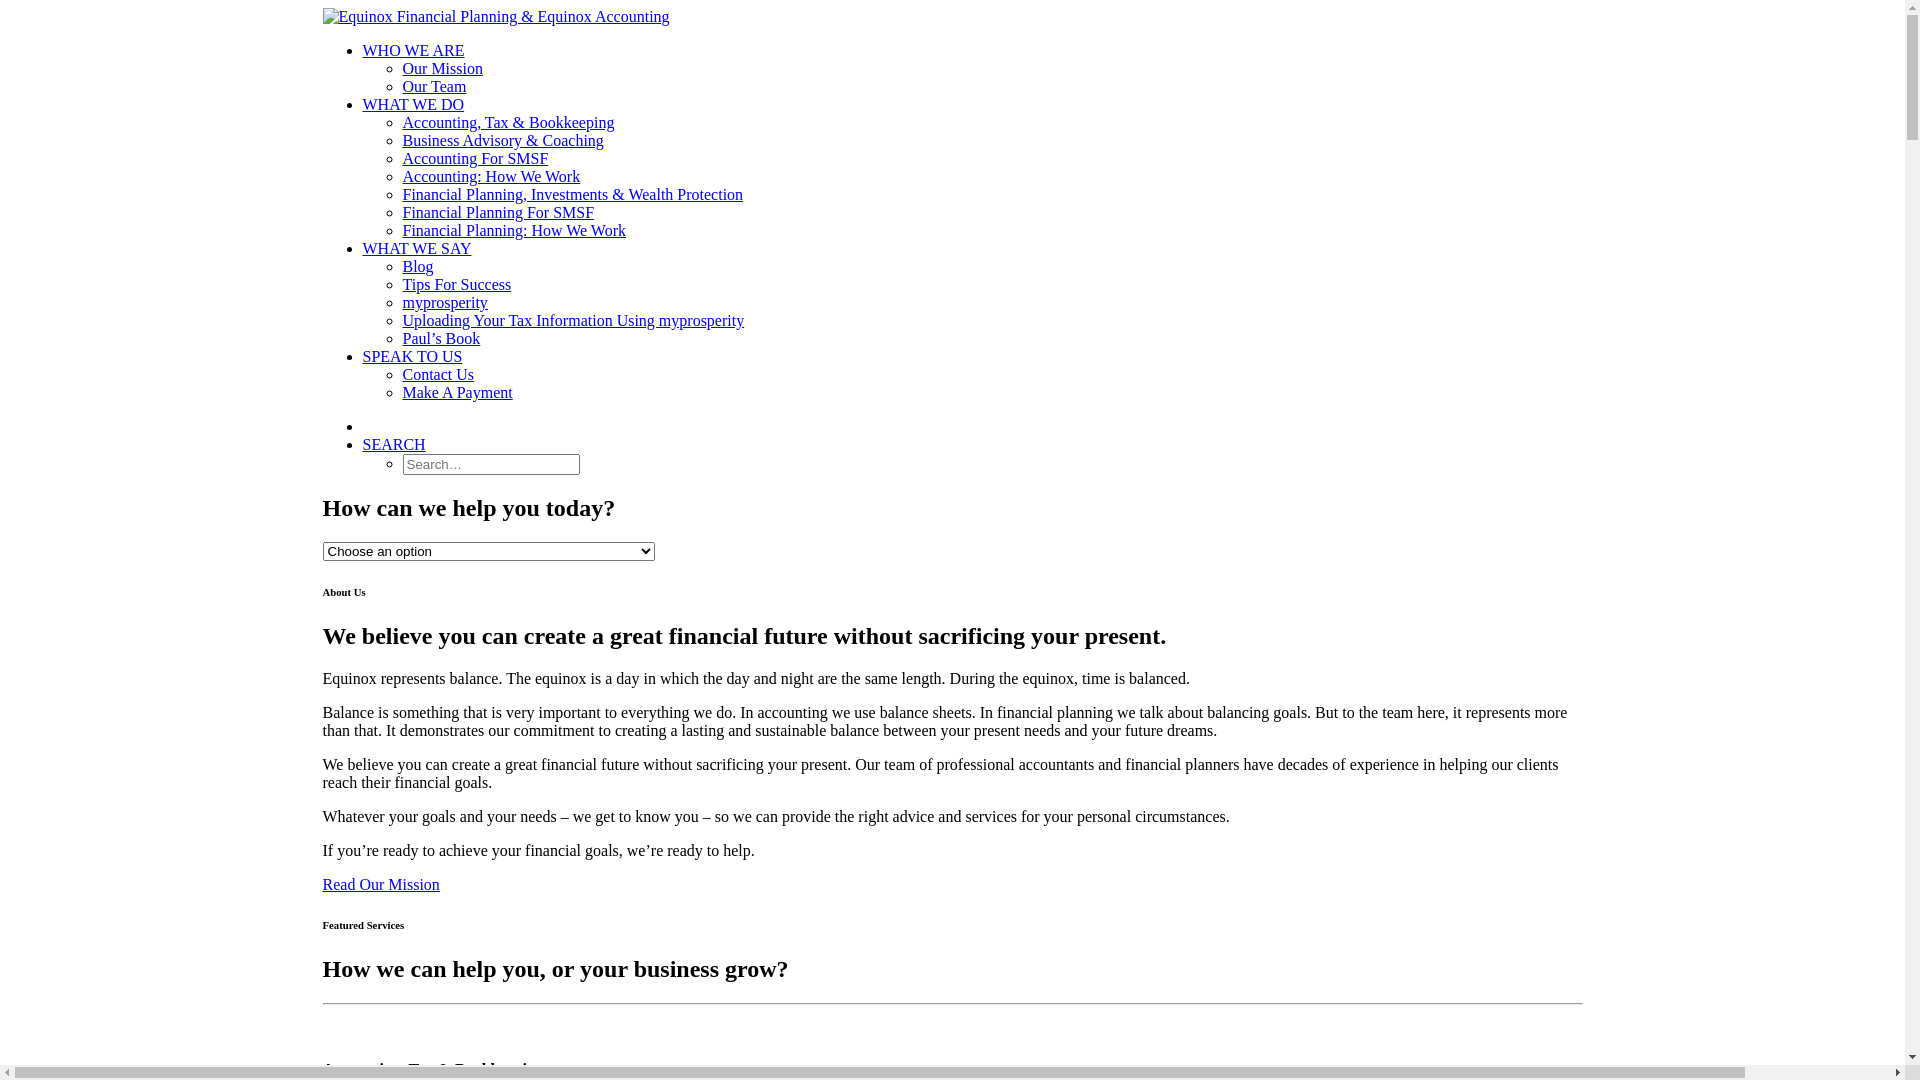  I want to click on 'Our Team', so click(432, 85).